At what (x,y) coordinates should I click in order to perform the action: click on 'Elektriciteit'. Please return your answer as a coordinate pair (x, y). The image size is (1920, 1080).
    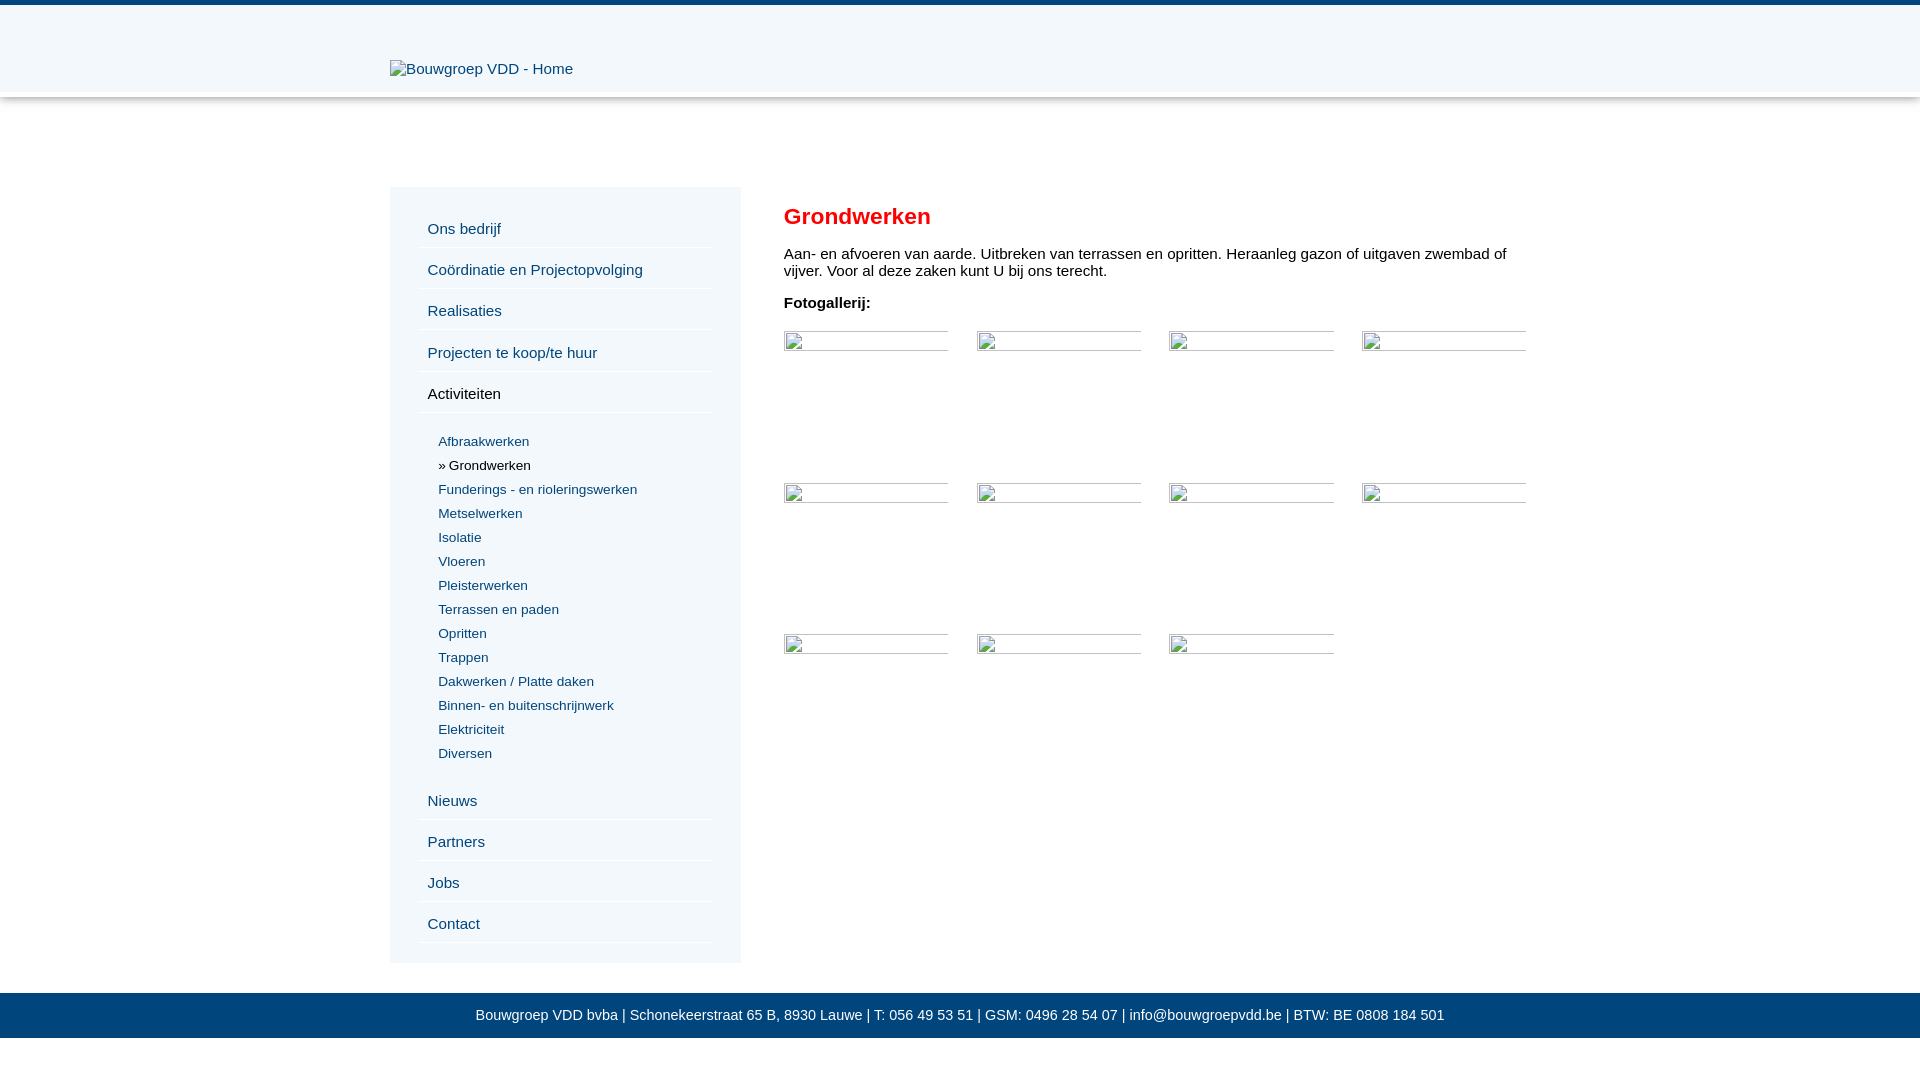
    Looking at the image, I should click on (569, 729).